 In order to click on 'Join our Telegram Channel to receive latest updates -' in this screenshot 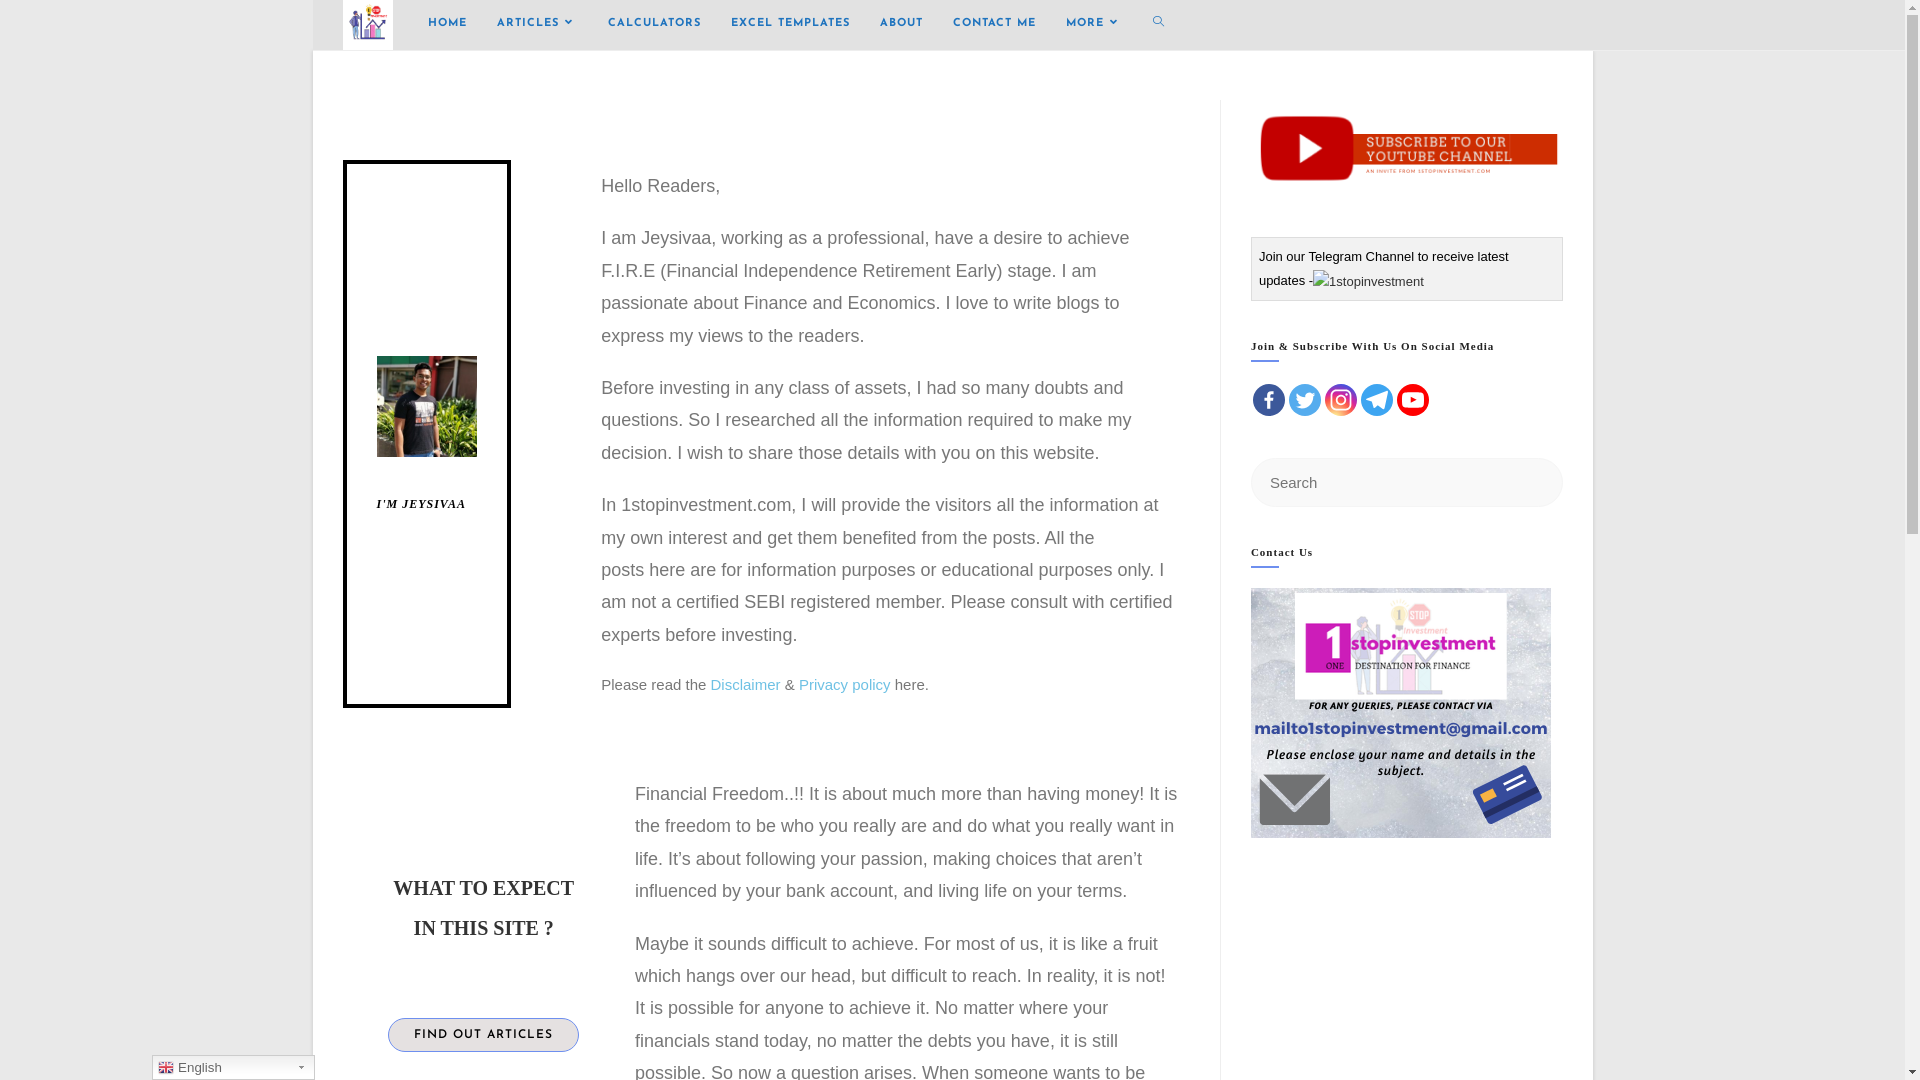, I will do `click(1382, 266)`.